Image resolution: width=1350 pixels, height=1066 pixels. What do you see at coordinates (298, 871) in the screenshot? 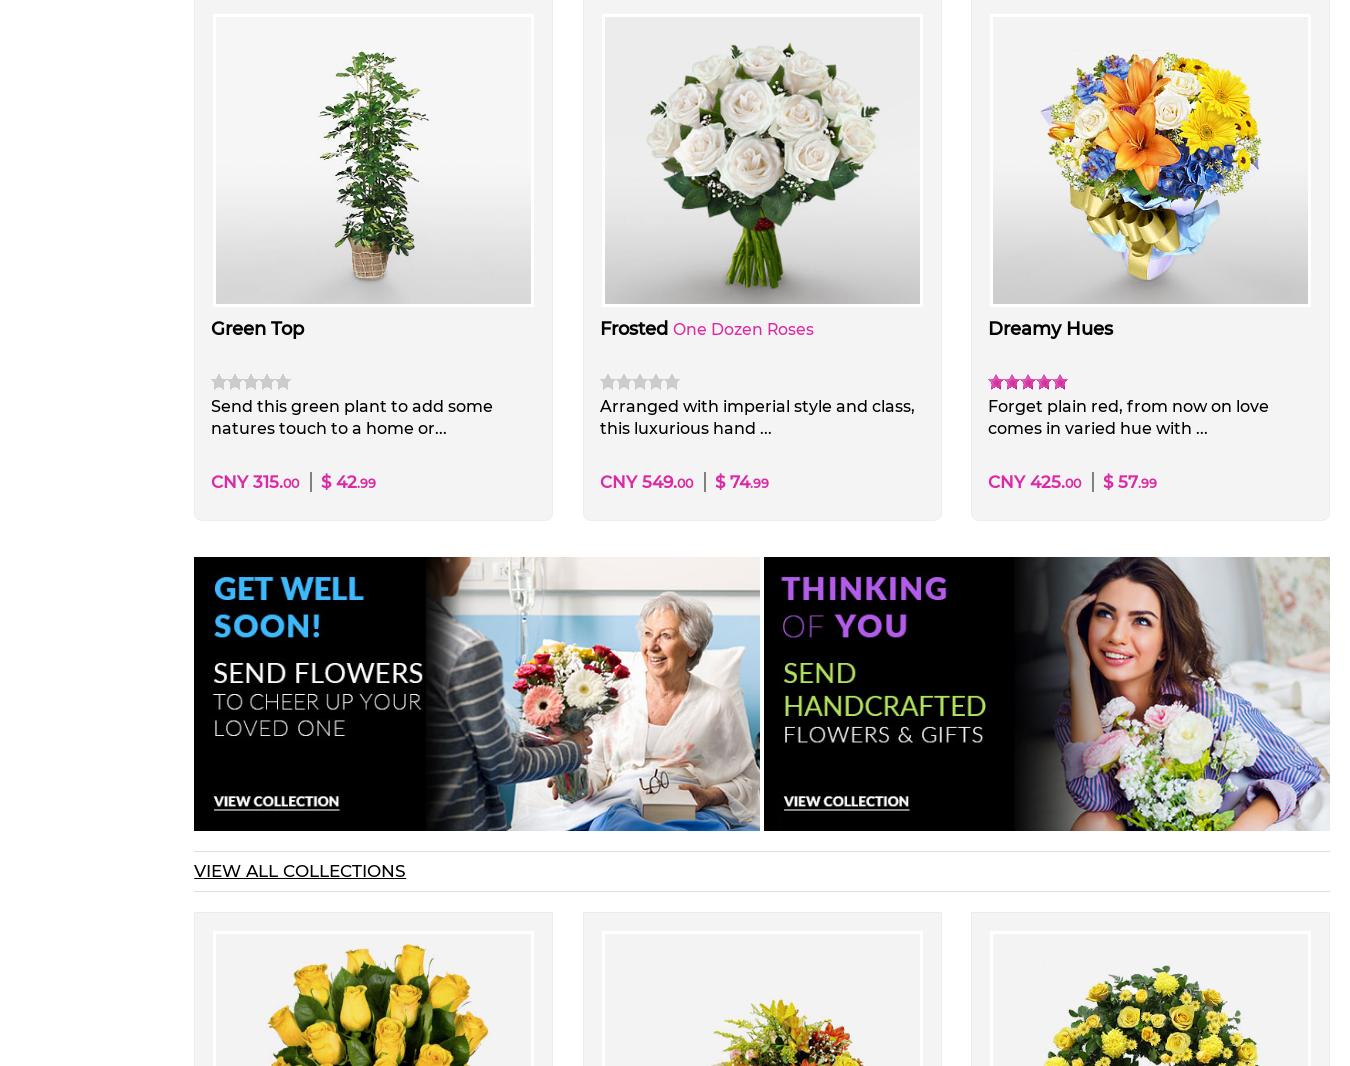
I see `'VIEW ALL COLLECTIONS'` at bounding box center [298, 871].